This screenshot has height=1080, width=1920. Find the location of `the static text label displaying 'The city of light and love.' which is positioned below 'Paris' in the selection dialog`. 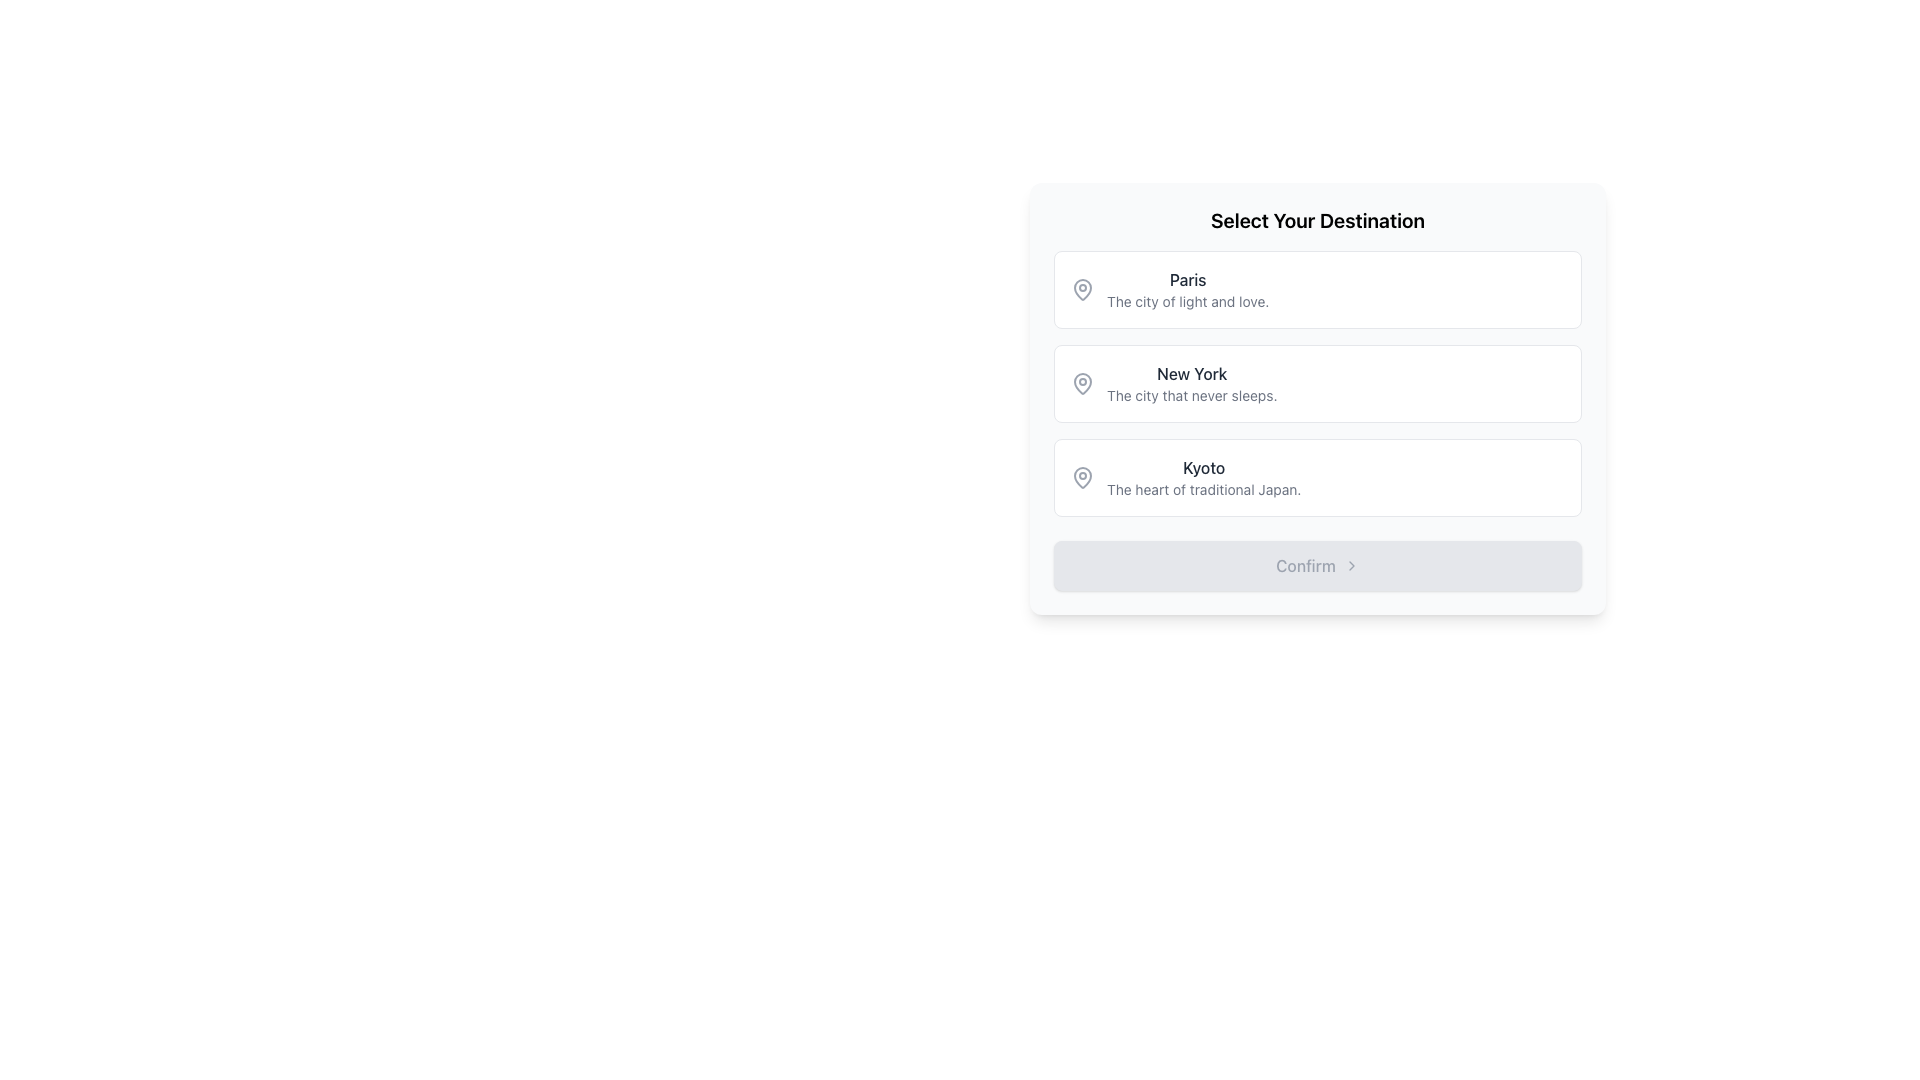

the static text label displaying 'The city of light and love.' which is positioned below 'Paris' in the selection dialog is located at coordinates (1188, 301).